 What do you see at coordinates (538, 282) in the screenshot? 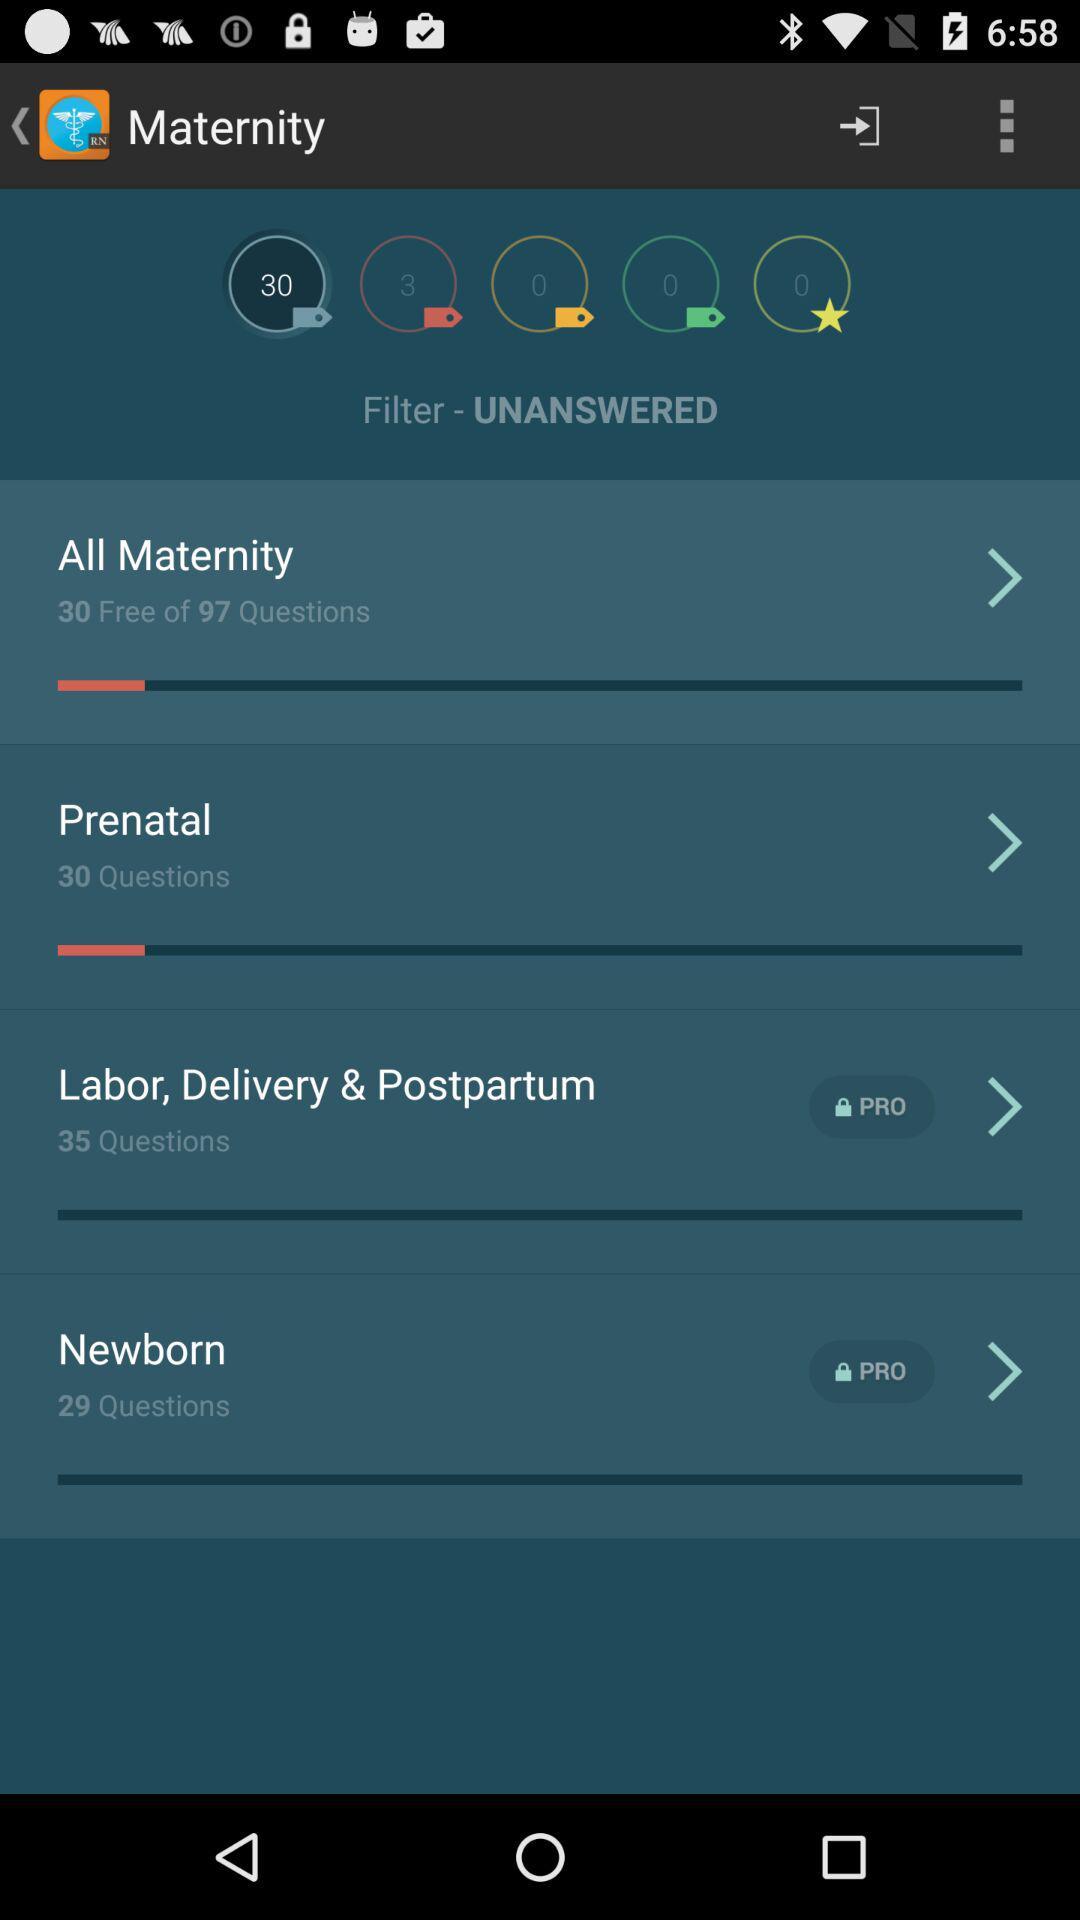
I see `see items with orange tag` at bounding box center [538, 282].